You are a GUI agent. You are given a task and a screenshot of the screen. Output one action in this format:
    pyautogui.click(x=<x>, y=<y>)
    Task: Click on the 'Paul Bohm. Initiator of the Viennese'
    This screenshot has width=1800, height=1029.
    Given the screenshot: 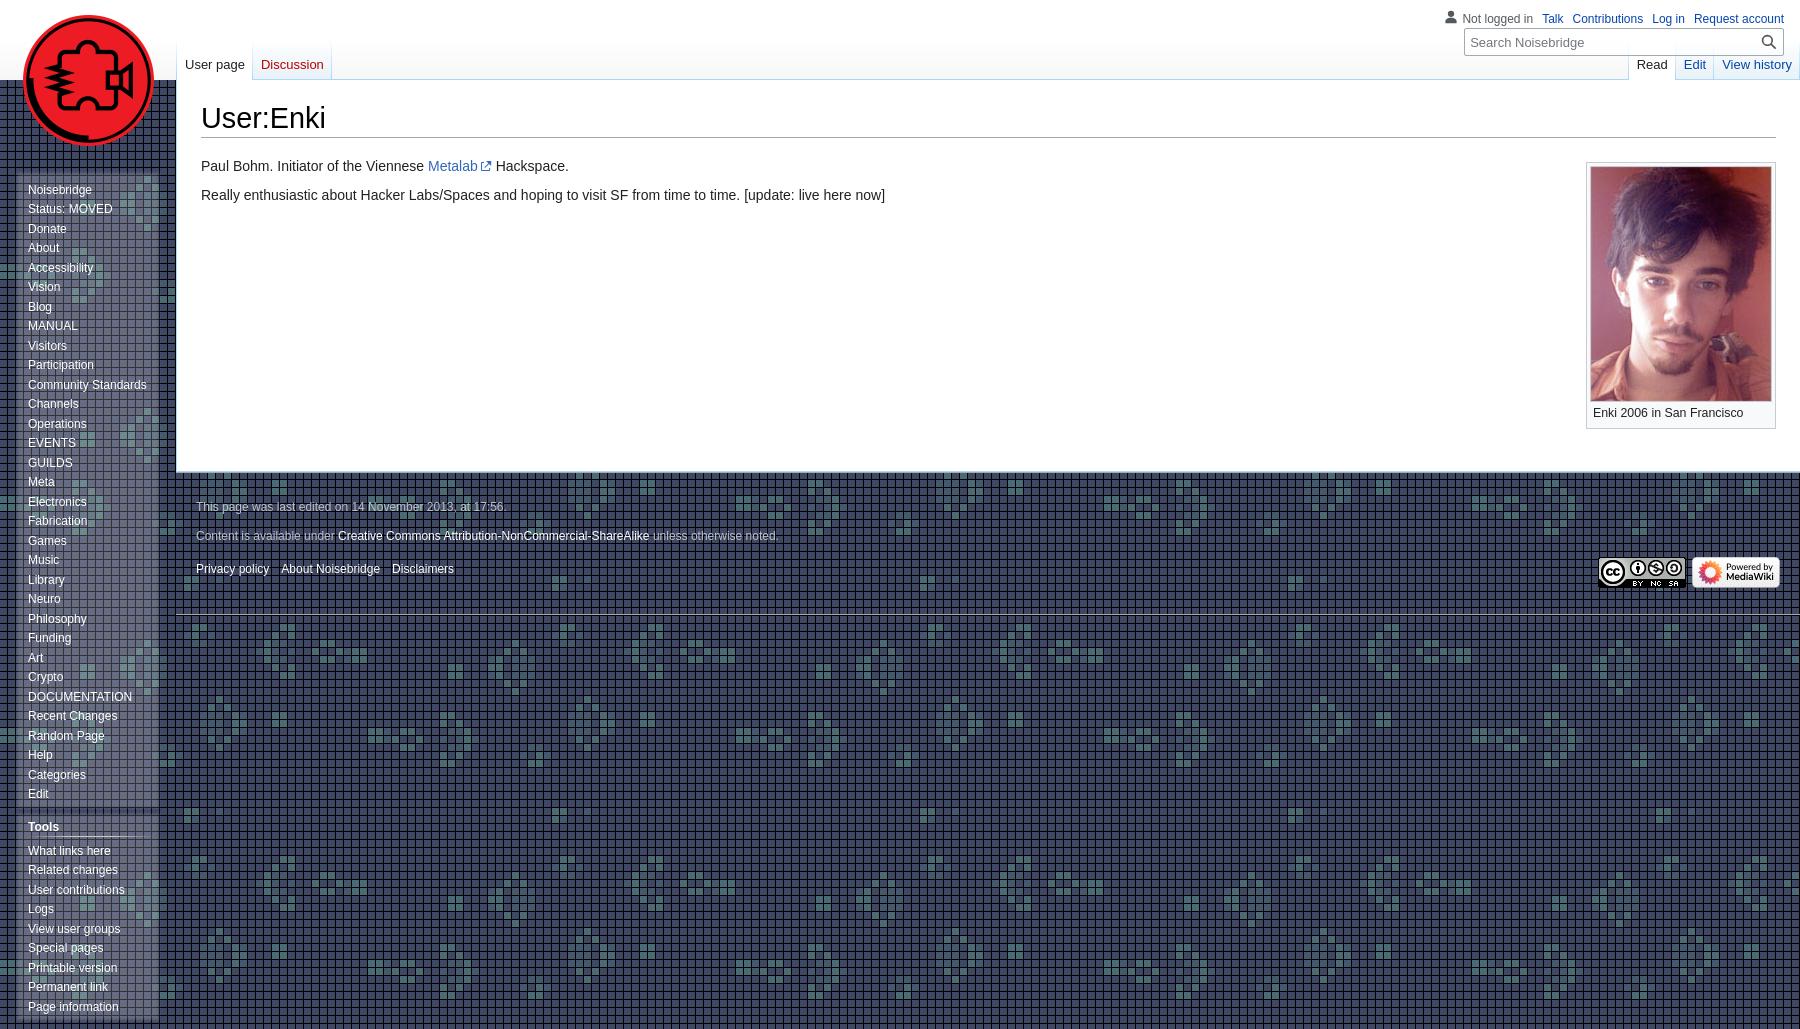 What is the action you would take?
    pyautogui.click(x=313, y=164)
    